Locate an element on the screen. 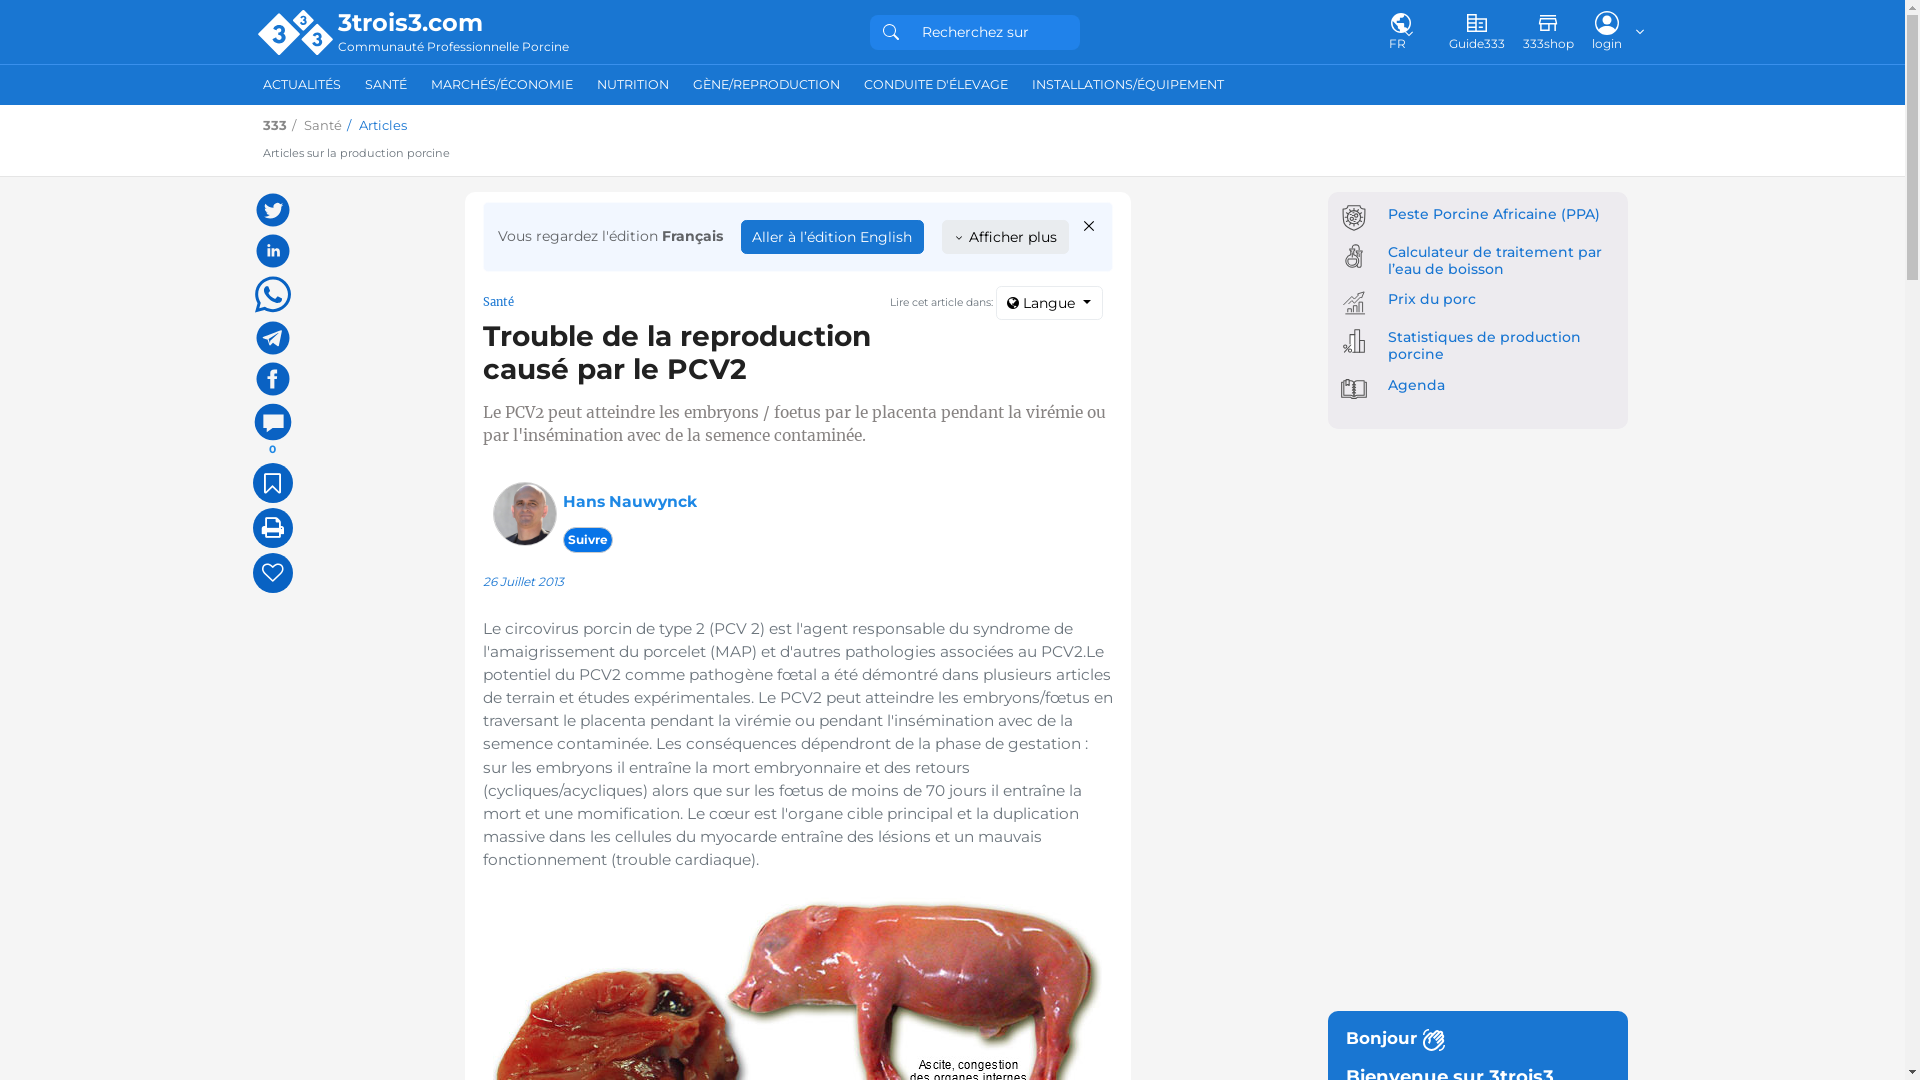 Image resolution: width=1920 pixels, height=1080 pixels. 'FR' is located at coordinates (1399, 31).